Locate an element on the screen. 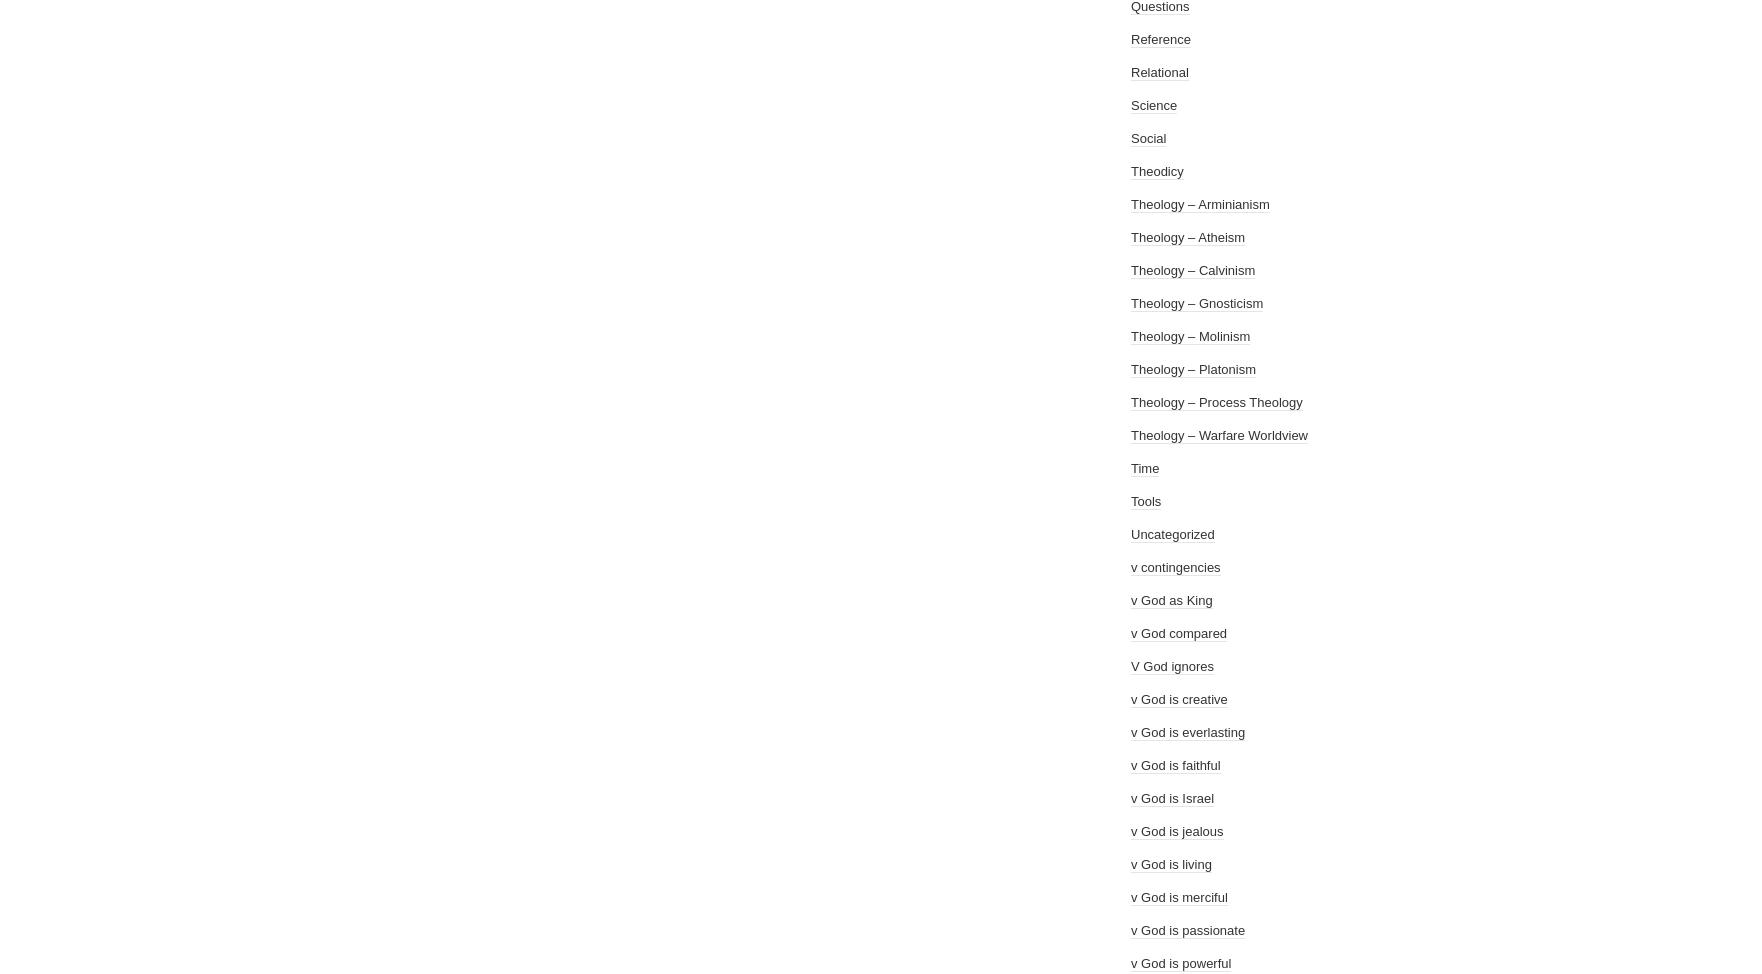 This screenshot has width=1762, height=974. 'Theodicy' is located at coordinates (1156, 171).